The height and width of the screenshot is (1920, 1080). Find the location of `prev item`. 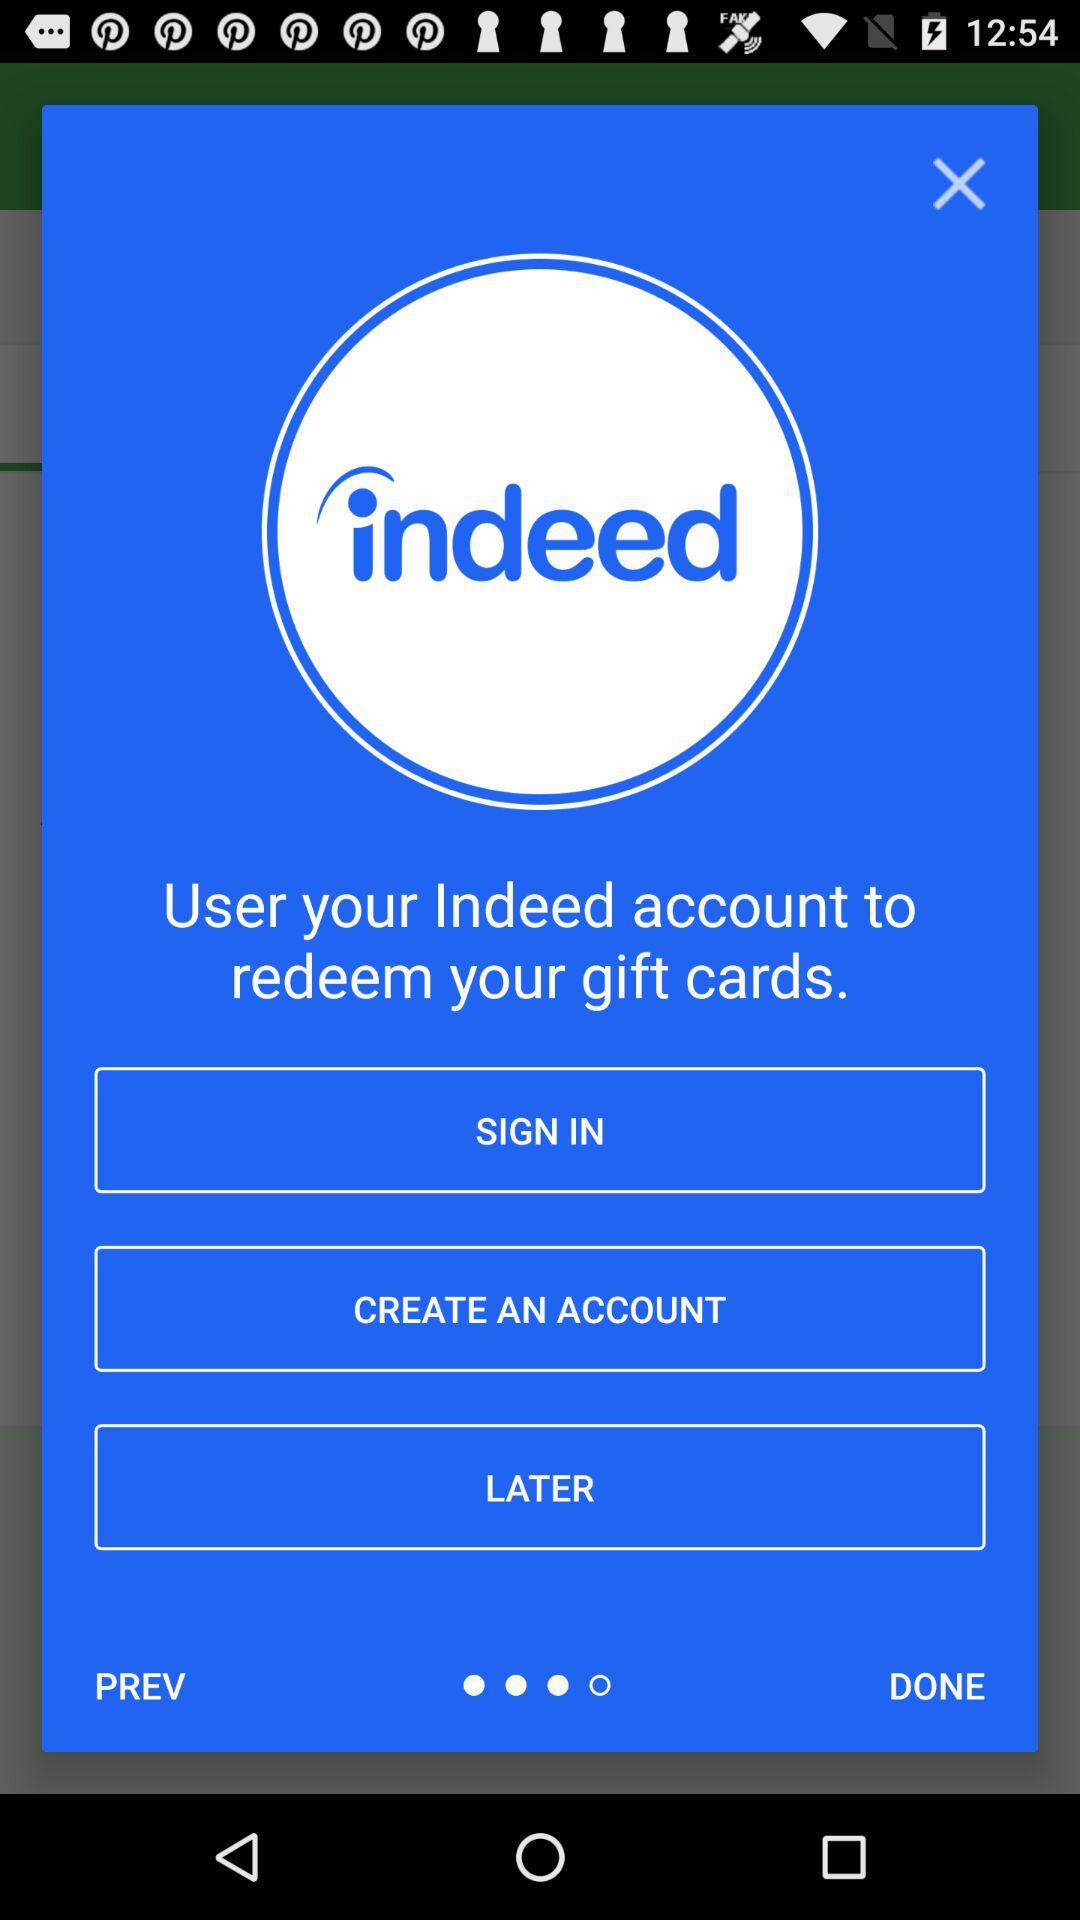

prev item is located at coordinates (139, 1684).